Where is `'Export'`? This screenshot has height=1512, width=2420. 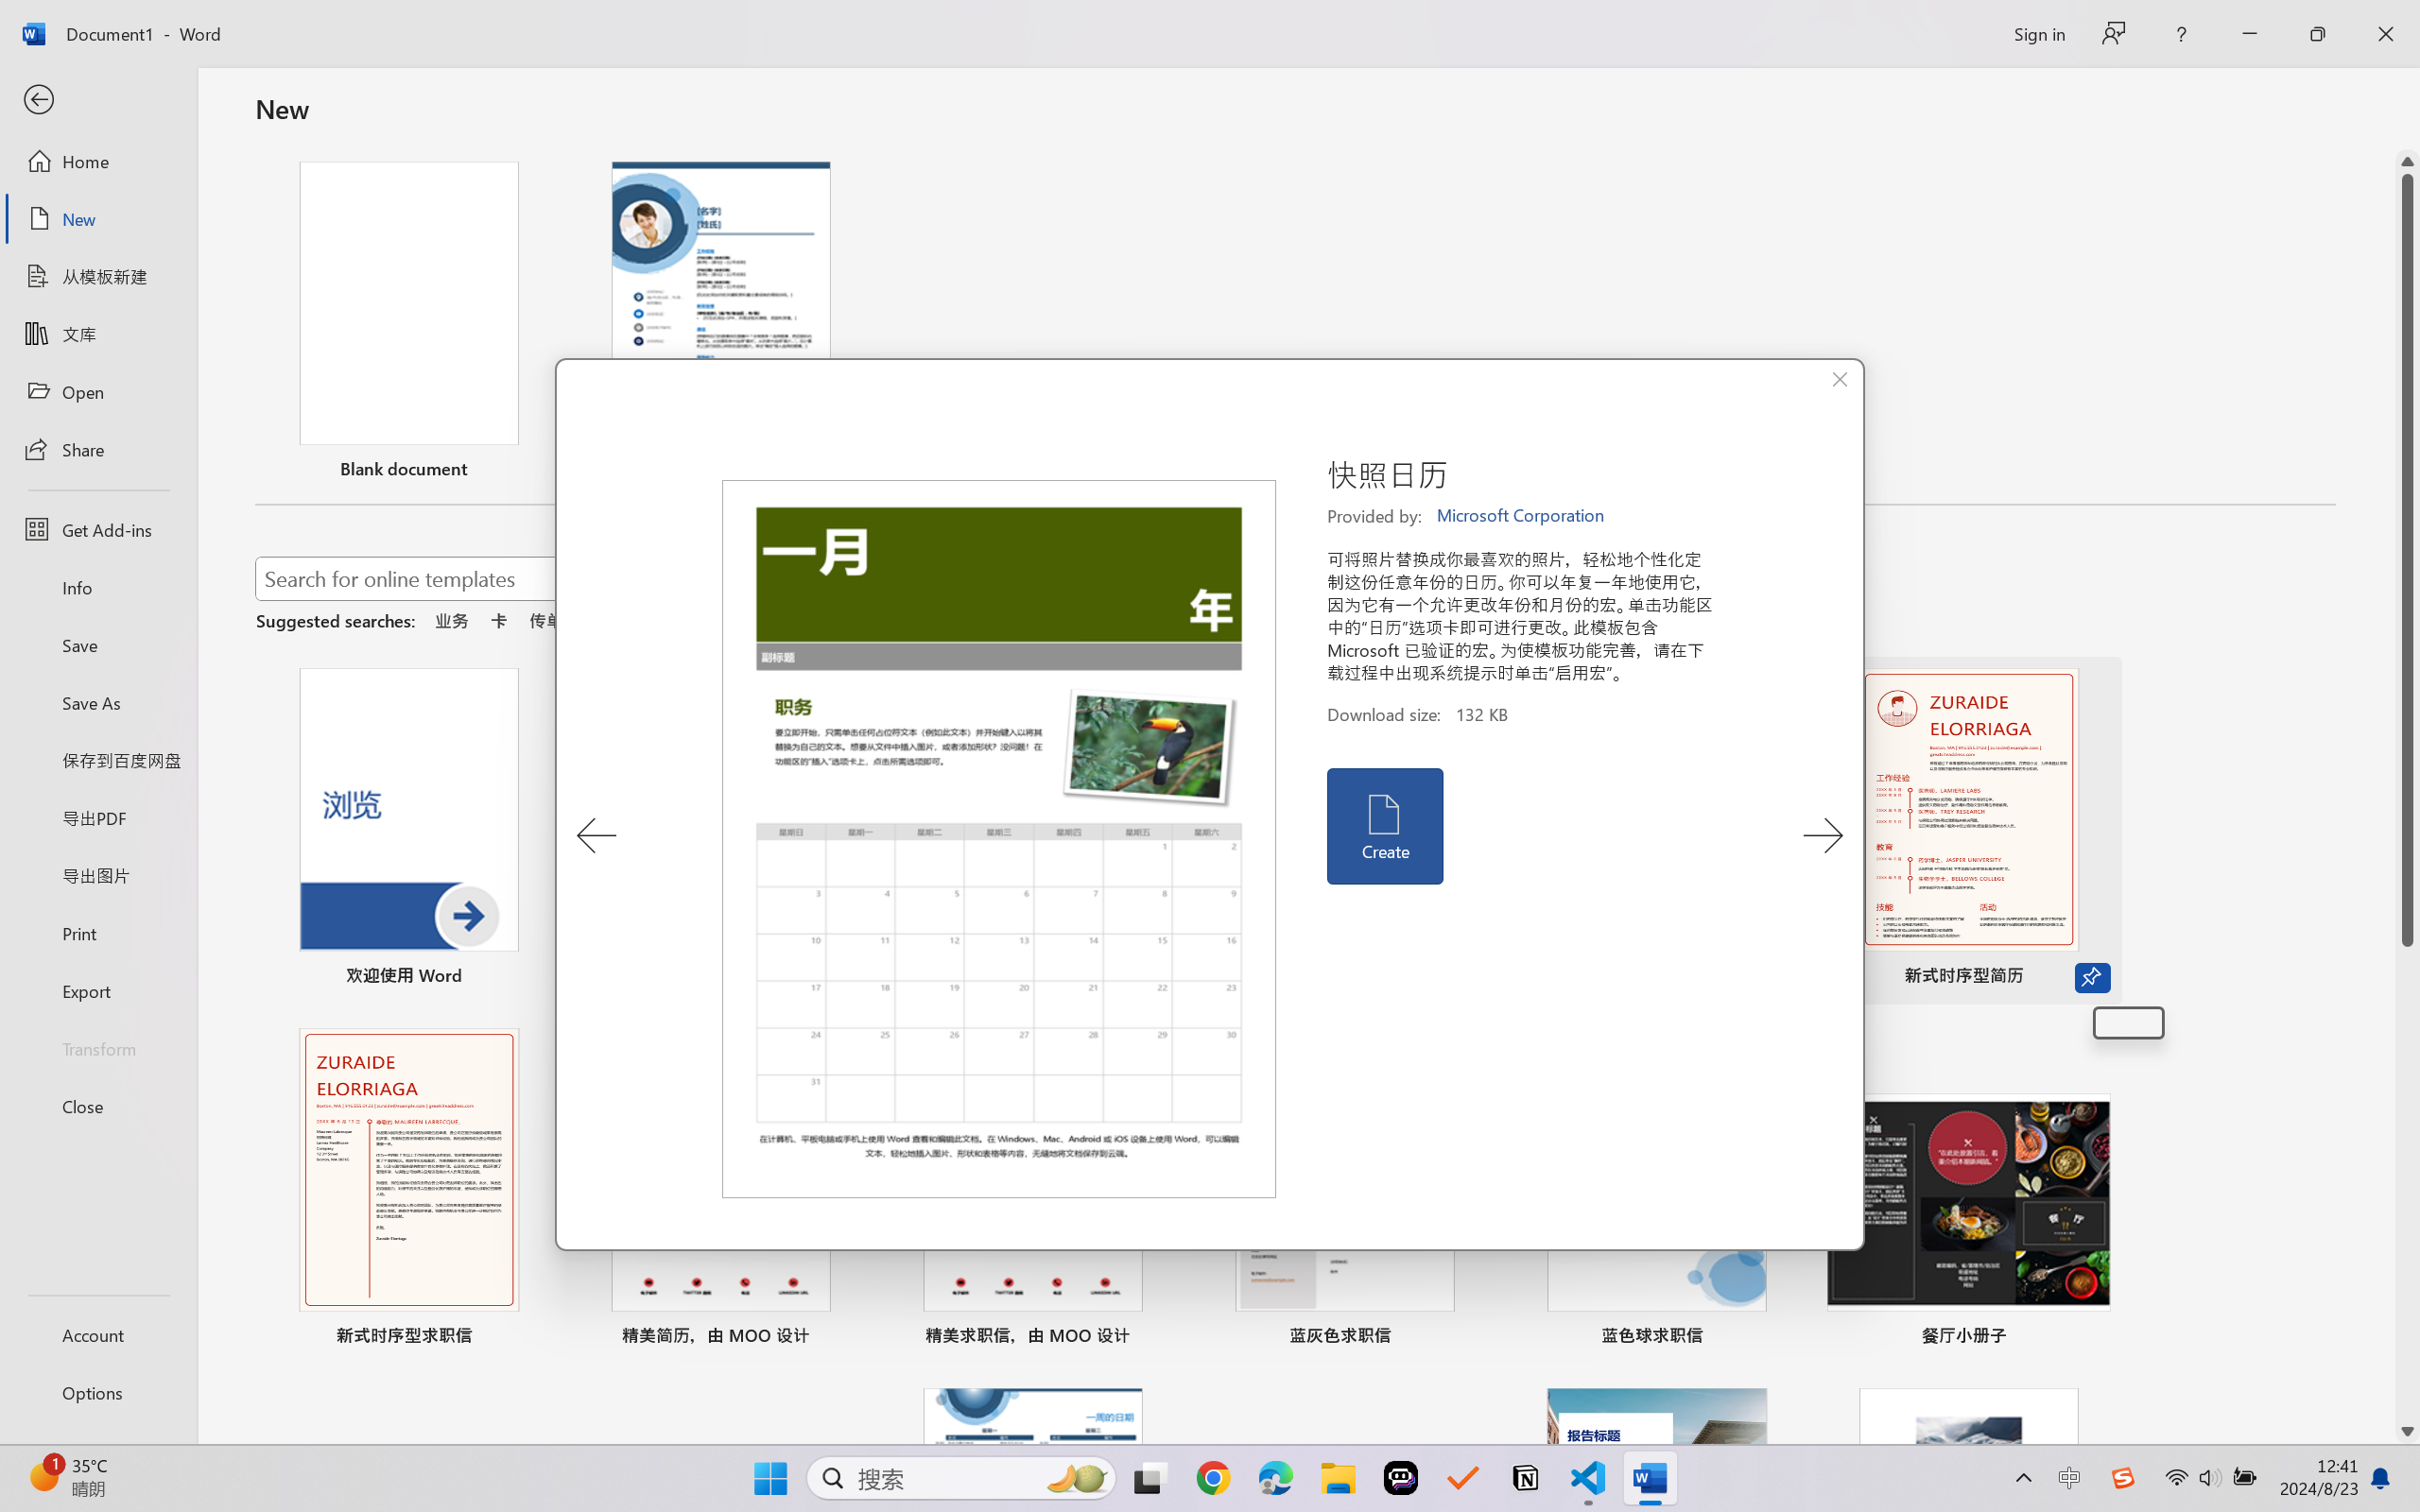
'Export' is located at coordinates (97, 989).